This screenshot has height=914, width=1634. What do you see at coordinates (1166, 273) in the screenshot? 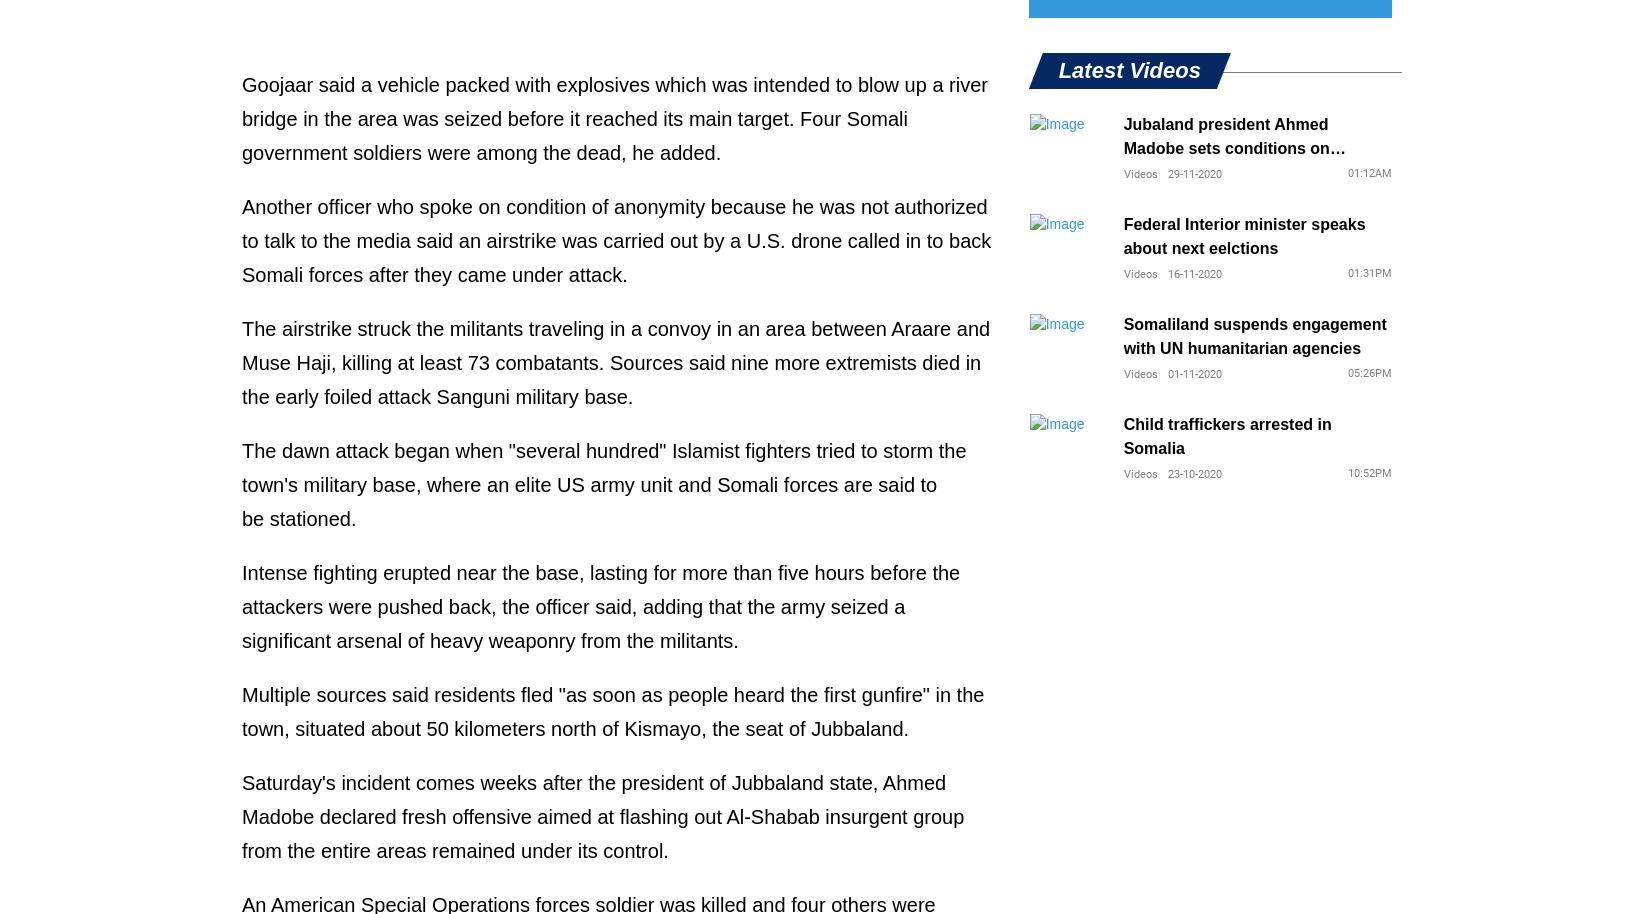
I see `'16-11-2020'` at bounding box center [1166, 273].